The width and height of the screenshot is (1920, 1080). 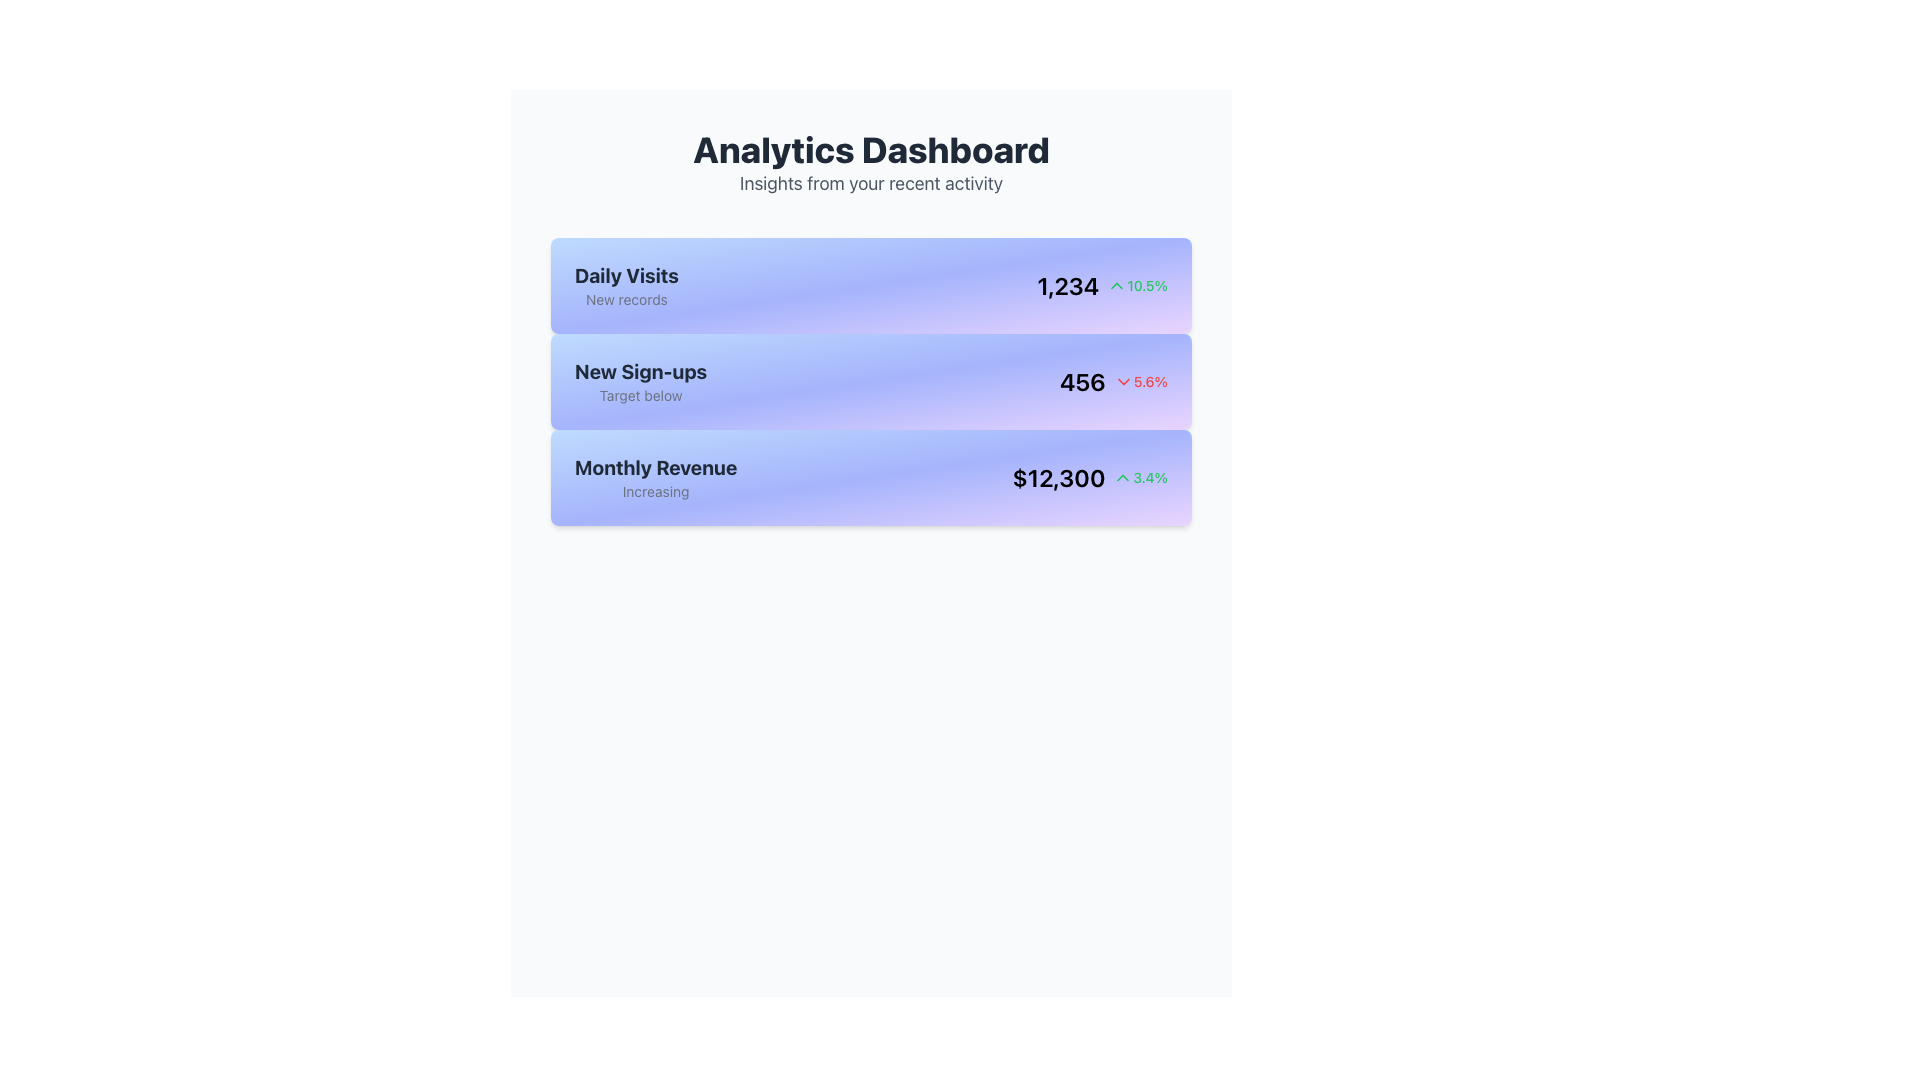 What do you see at coordinates (1116, 285) in the screenshot?
I see `the upward trend indicator icon located to the left of the percentage text '10.5%'` at bounding box center [1116, 285].